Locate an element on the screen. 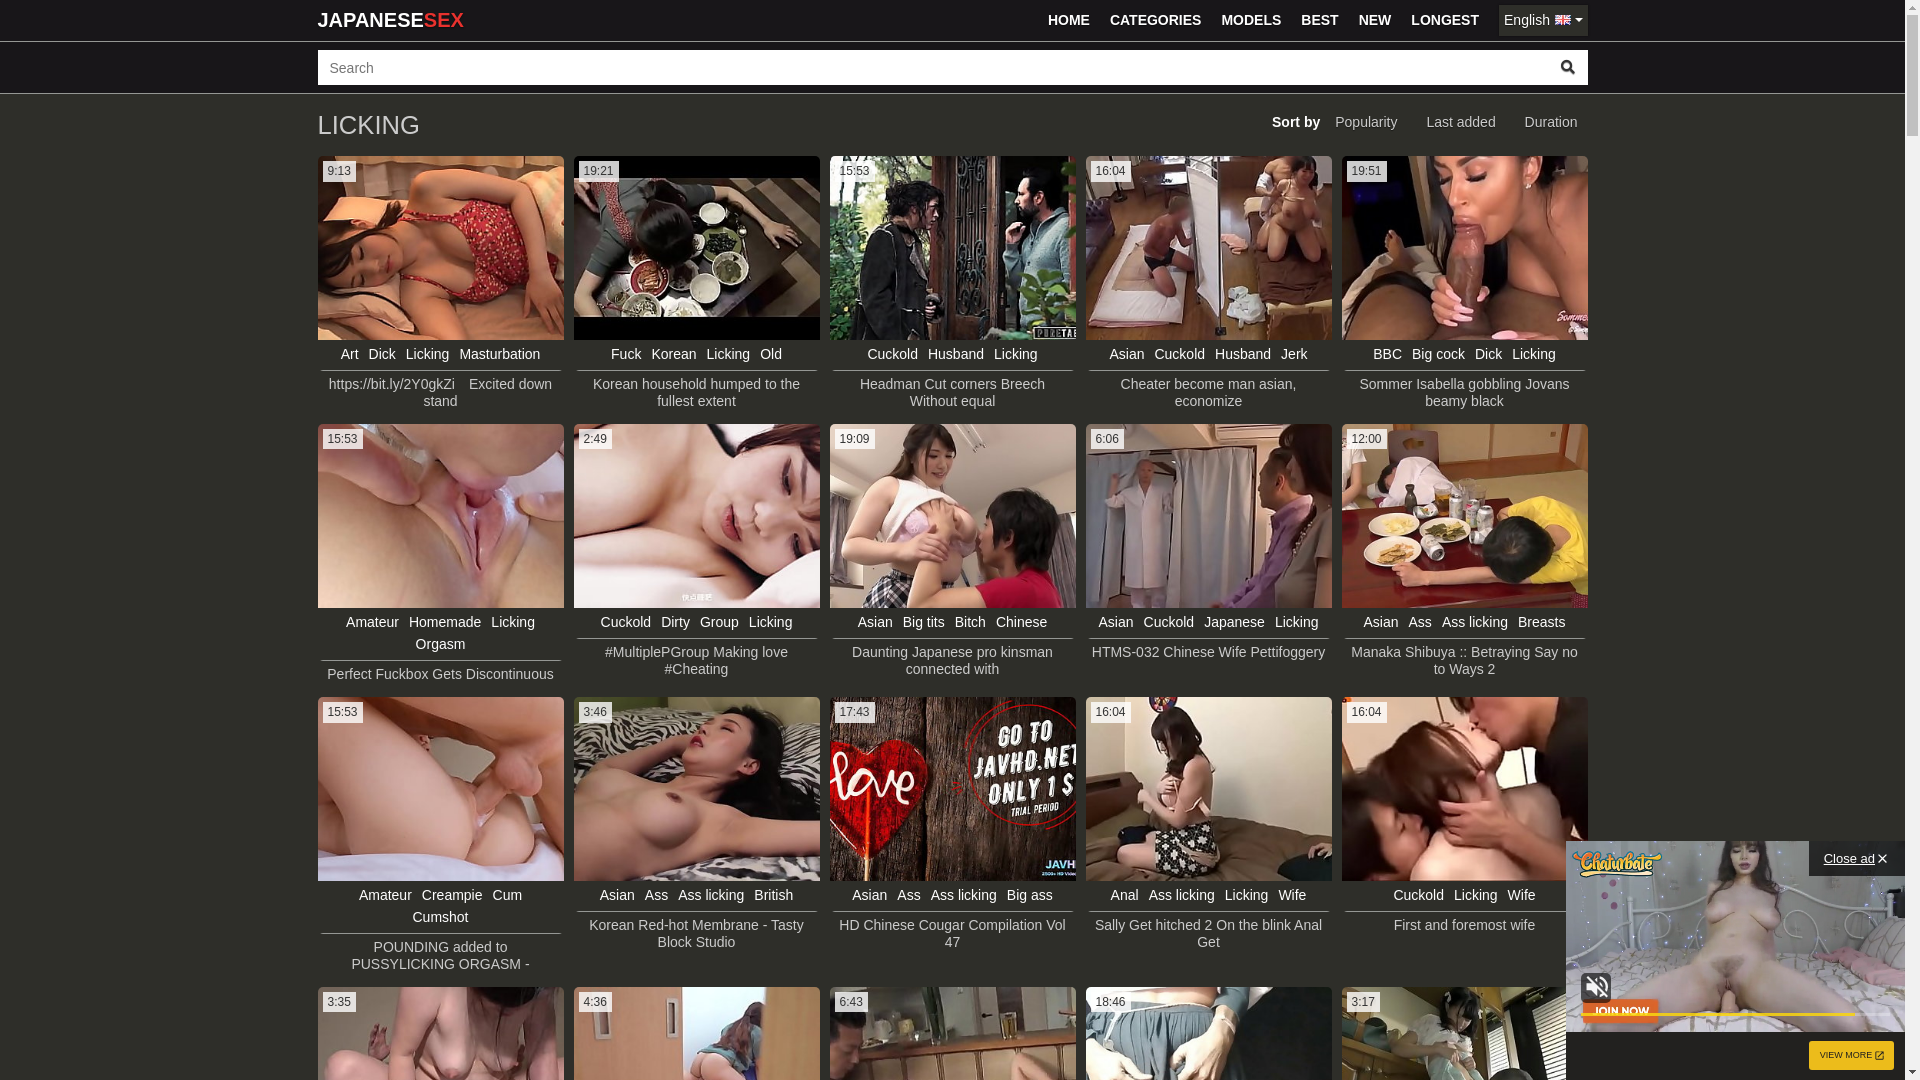 The width and height of the screenshot is (1920, 1080). 'Masturbation' is located at coordinates (499, 353).